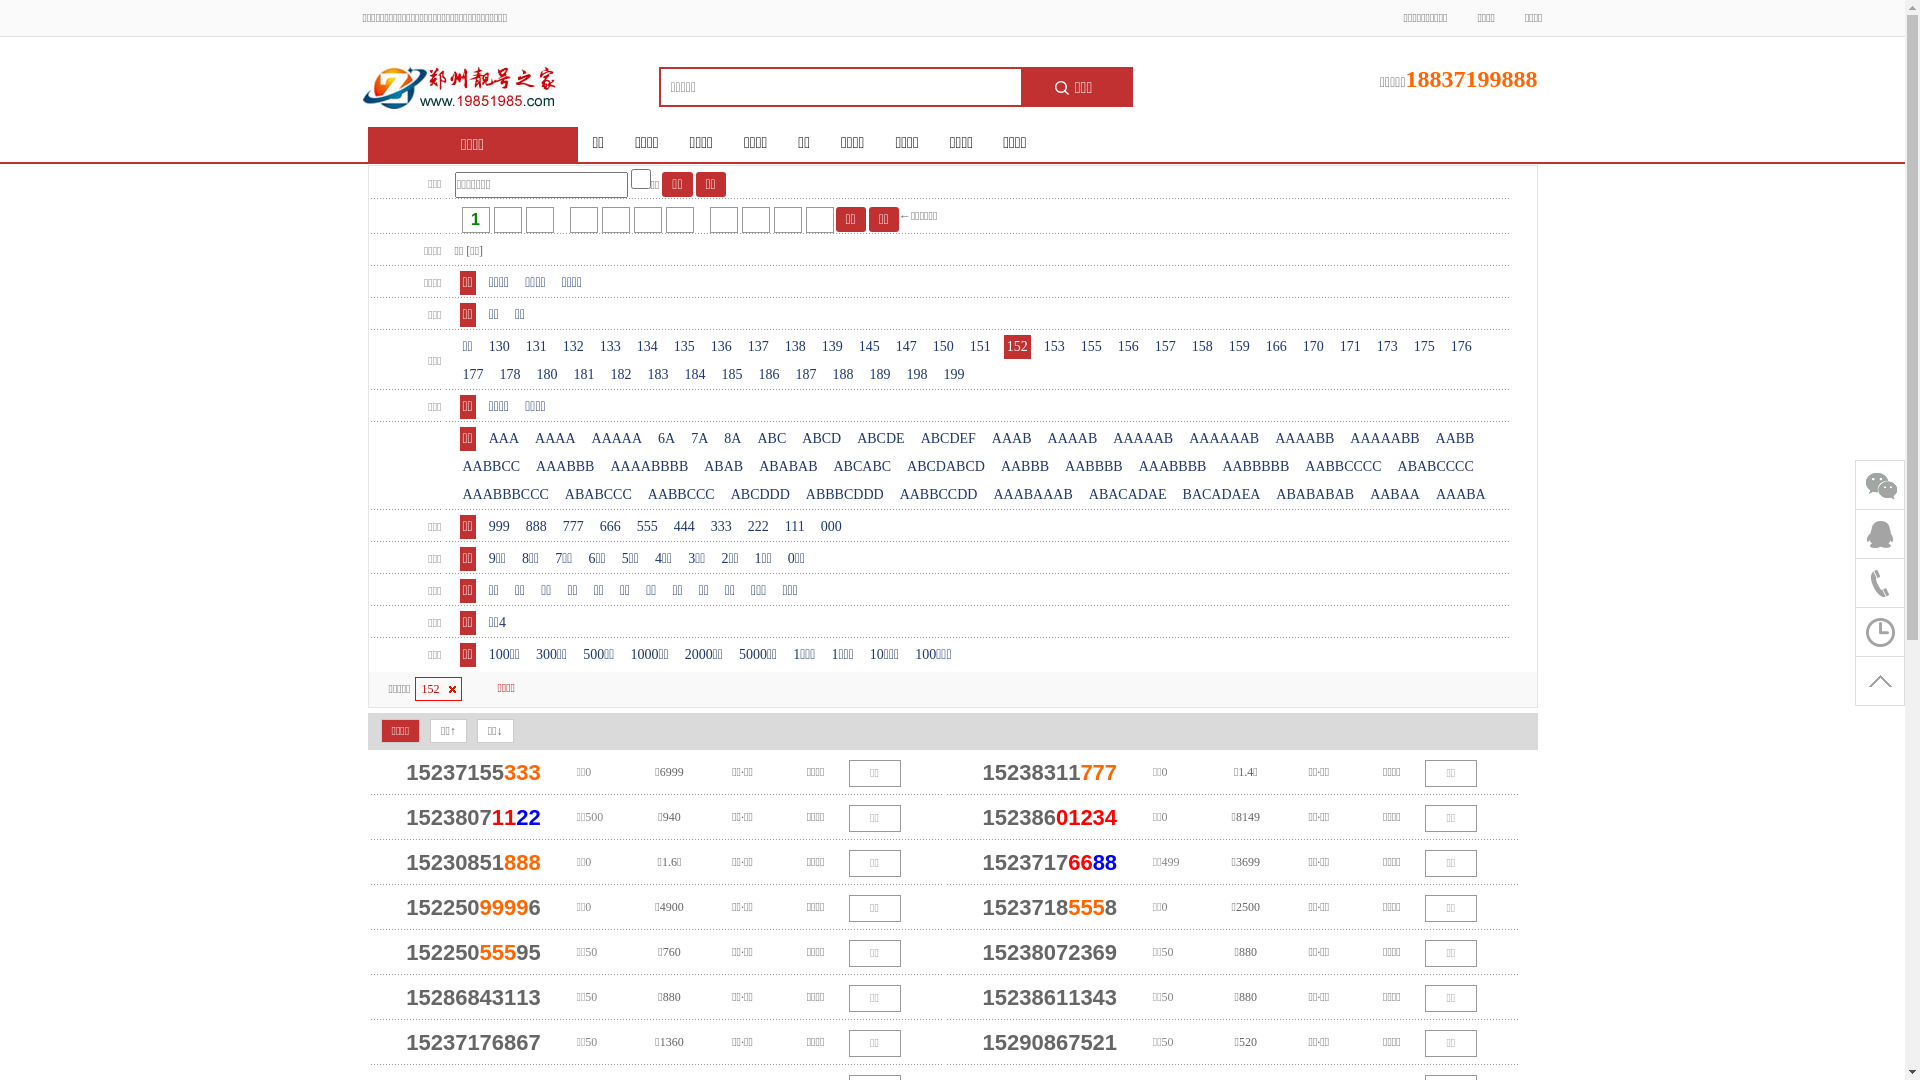 Image resolution: width=1920 pixels, height=1080 pixels. Describe the element at coordinates (1165, 346) in the screenshot. I see `'157'` at that location.